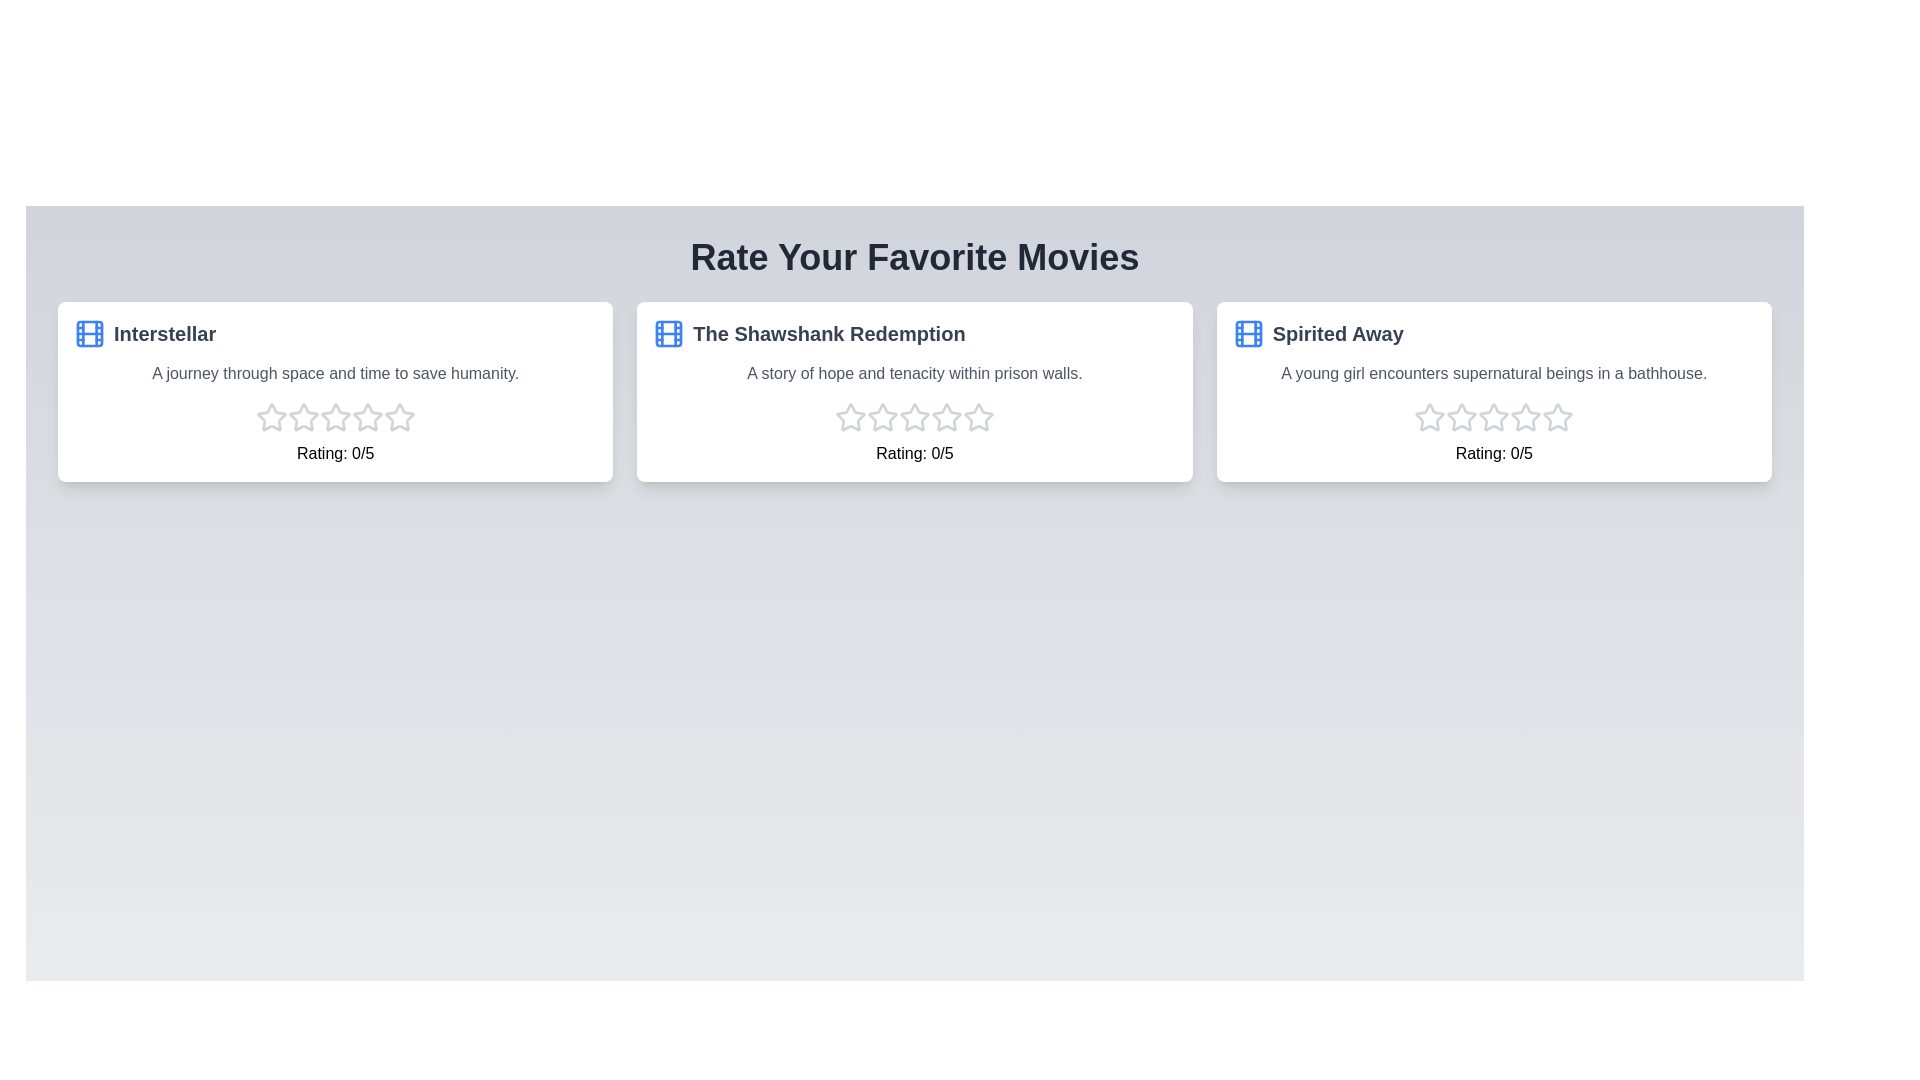 Image resolution: width=1920 pixels, height=1080 pixels. I want to click on the star corresponding to the 4 rating for the movie The Shawshank Redemption, so click(945, 416).